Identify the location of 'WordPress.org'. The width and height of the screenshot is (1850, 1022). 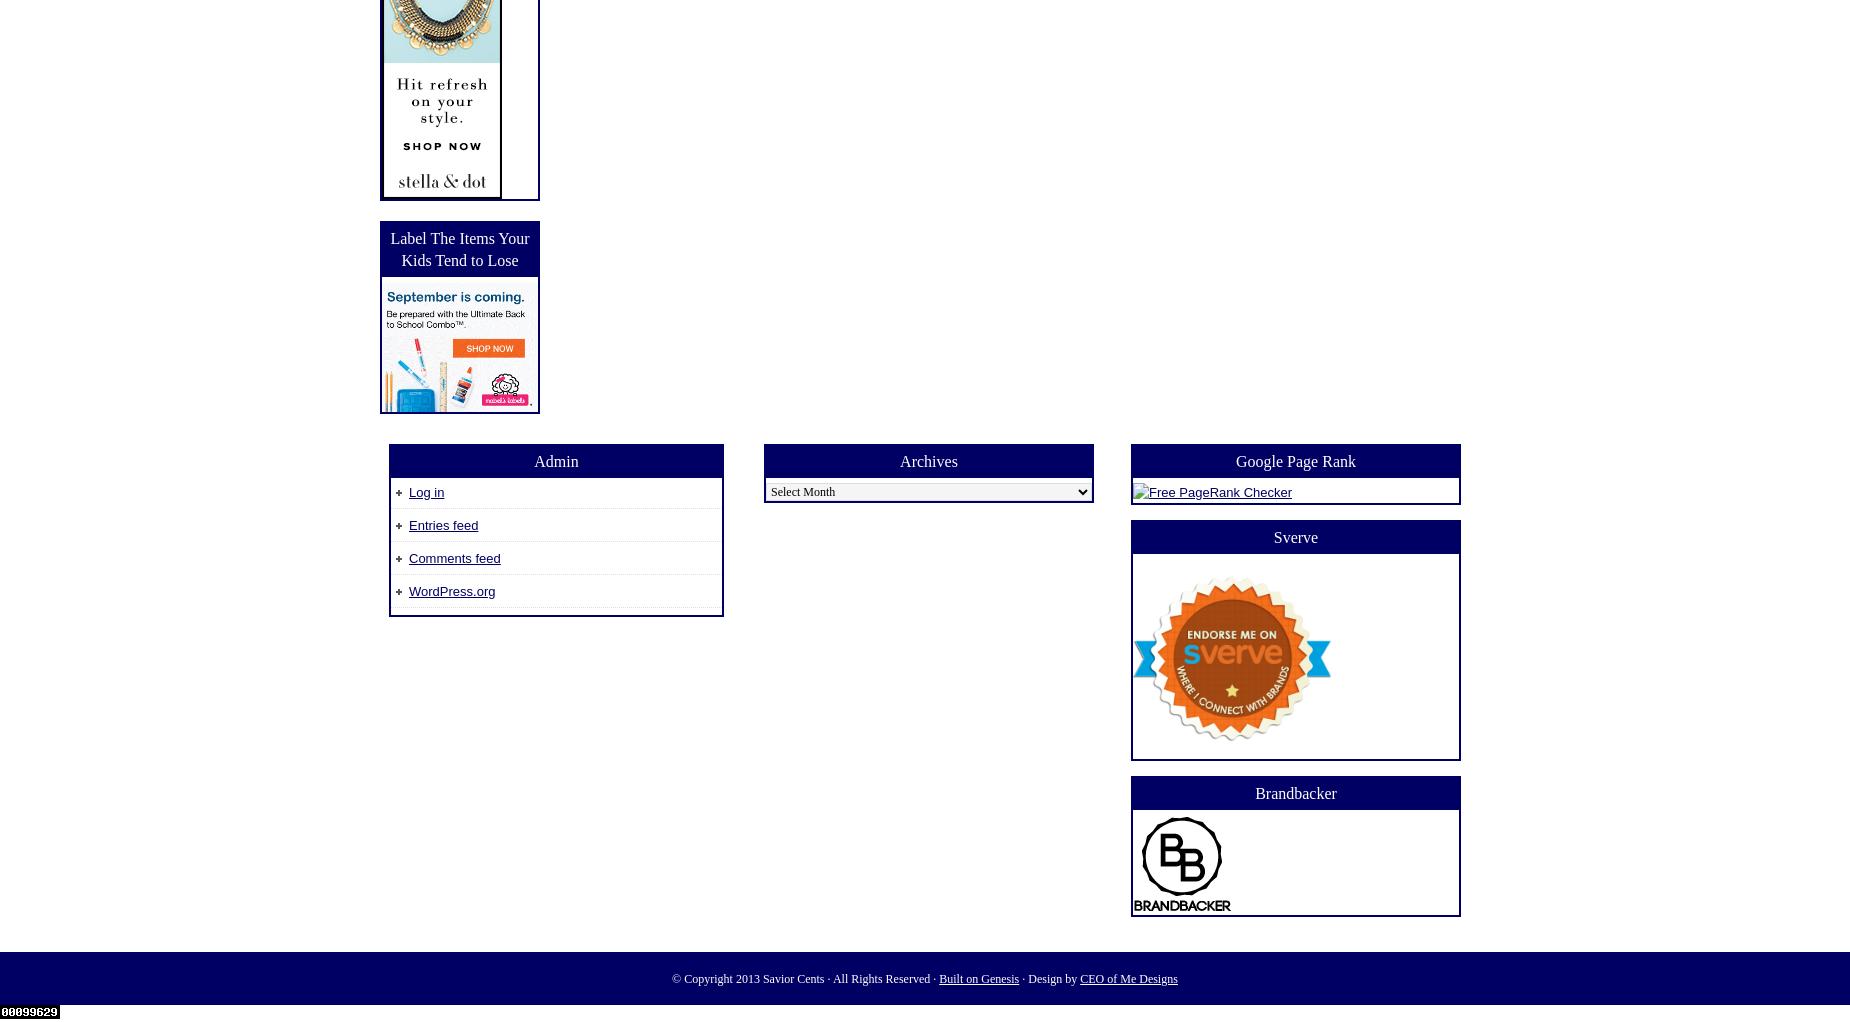
(408, 590).